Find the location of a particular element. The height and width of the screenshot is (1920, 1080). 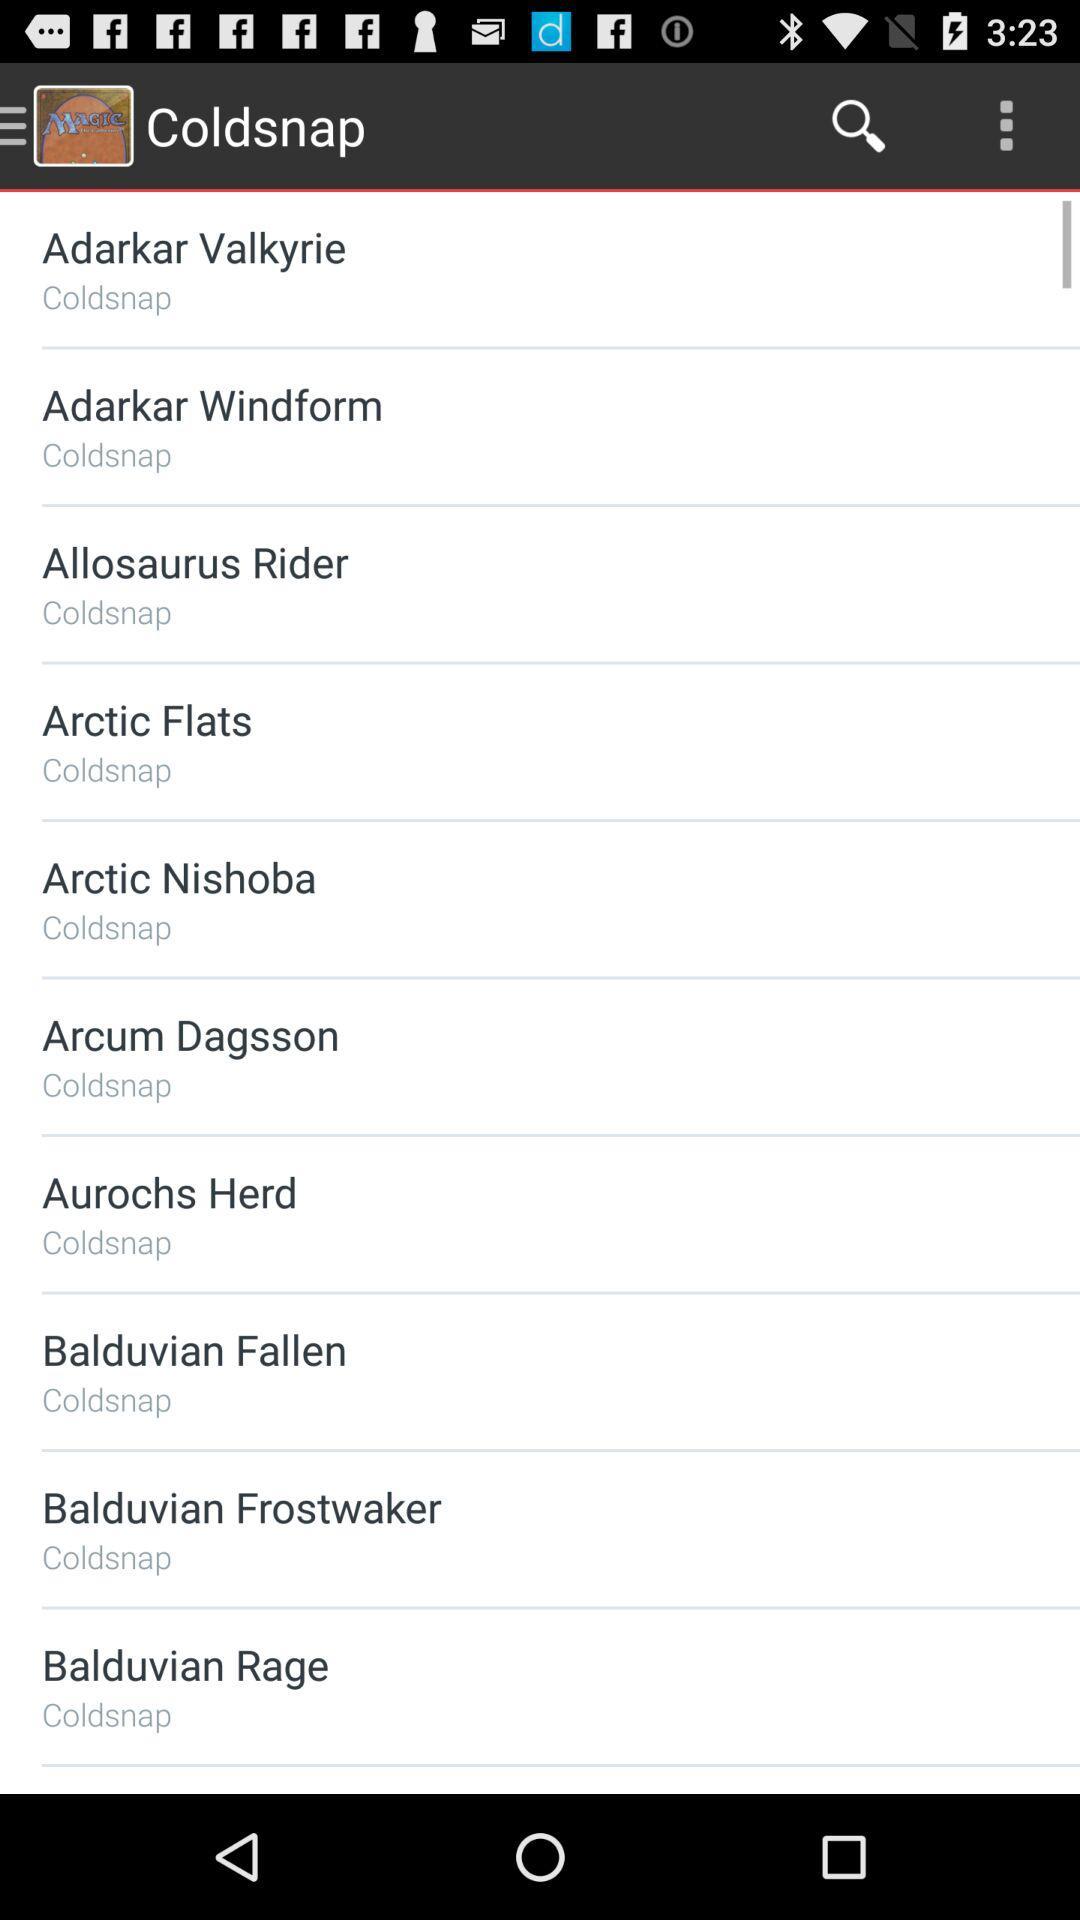

the balduvian frostwaker is located at coordinates (507, 1506).